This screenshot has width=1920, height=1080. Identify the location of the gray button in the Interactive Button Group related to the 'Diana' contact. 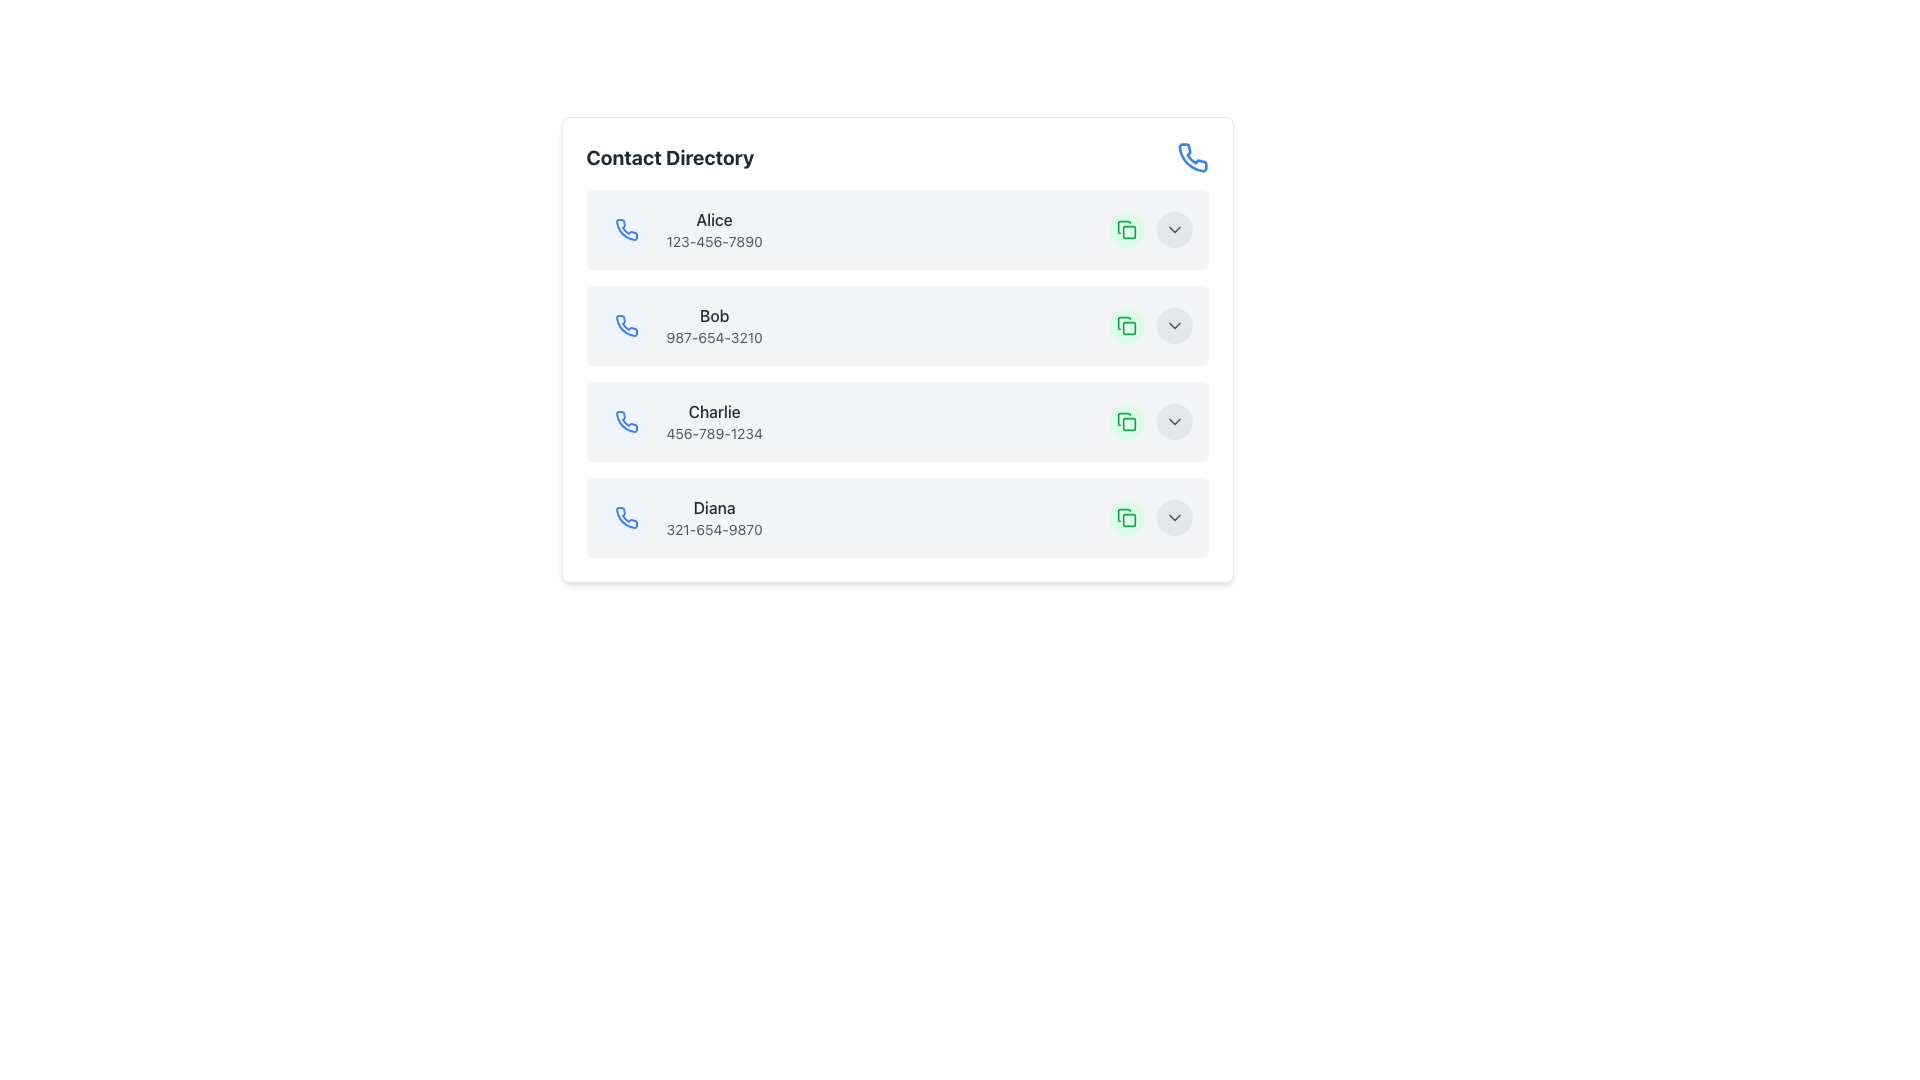
(1150, 516).